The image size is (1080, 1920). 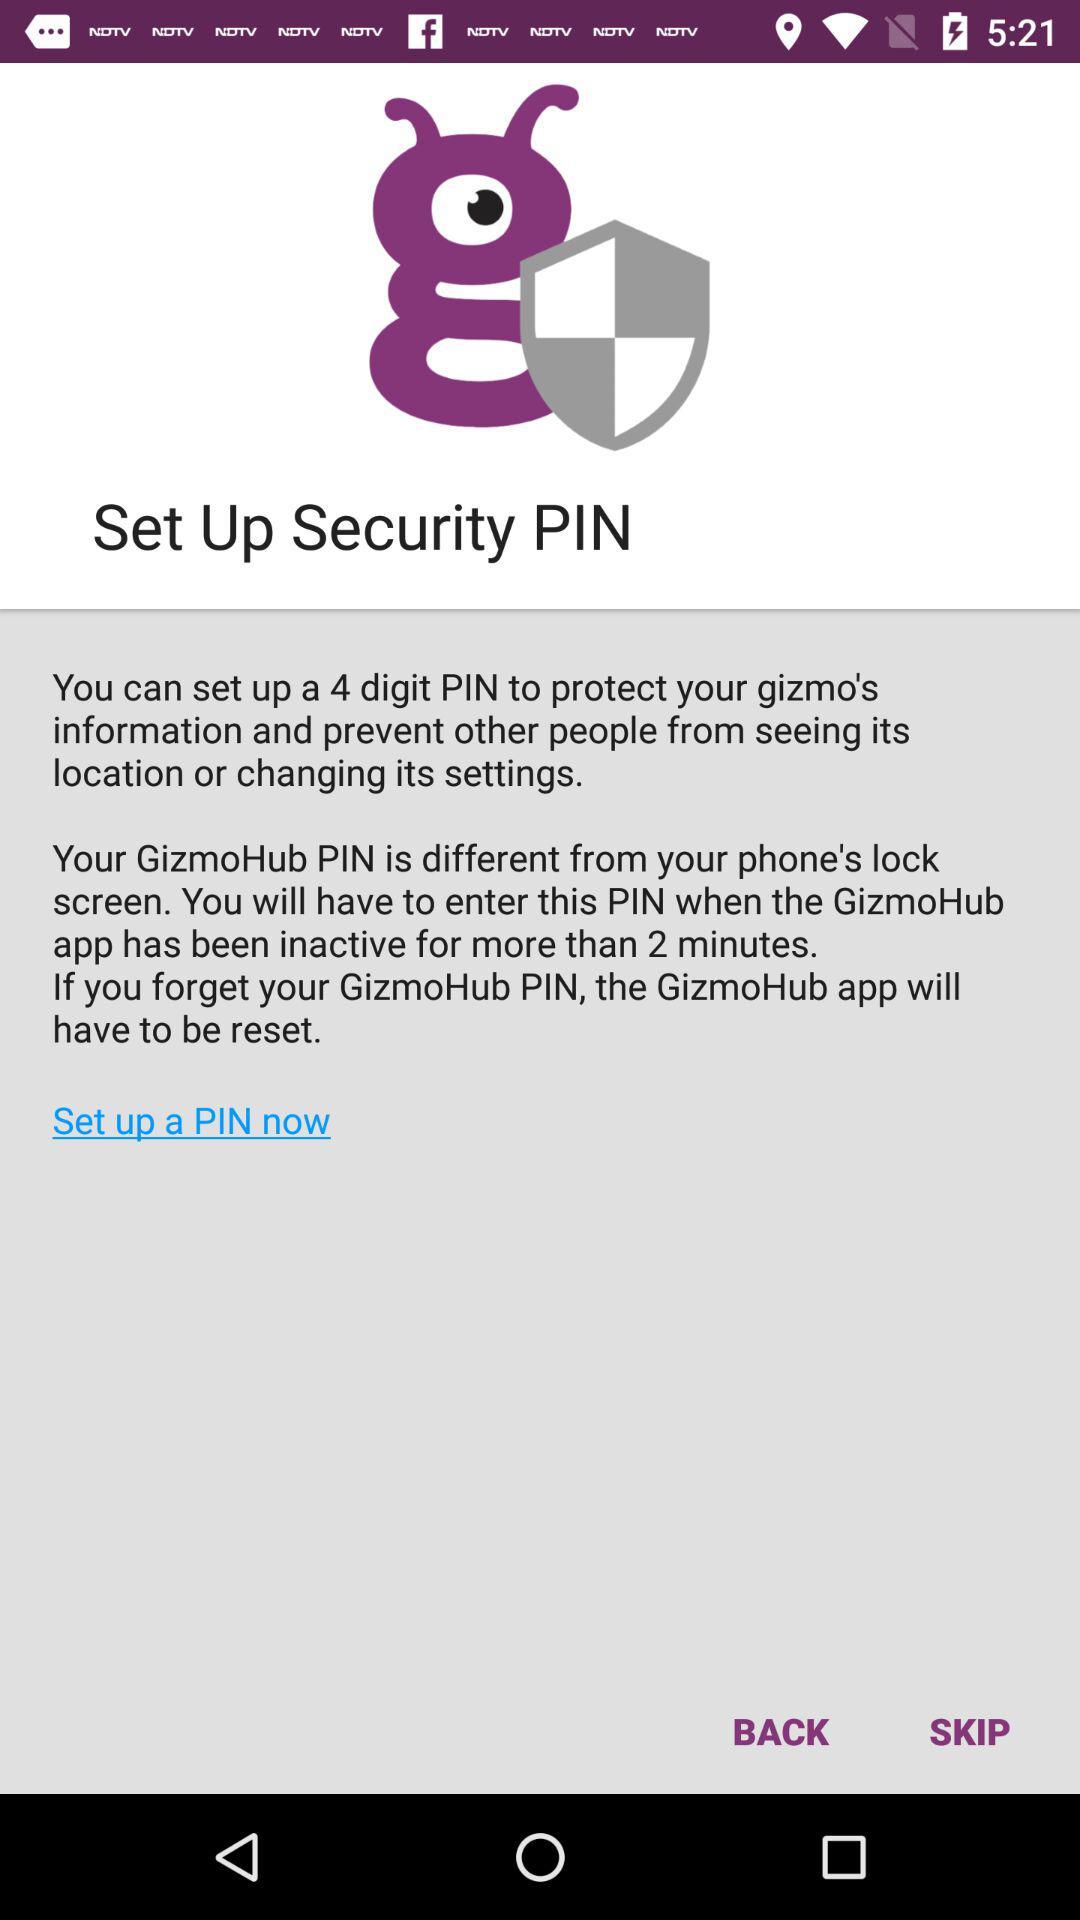 I want to click on icon to the left of the skip item, so click(x=779, y=1730).